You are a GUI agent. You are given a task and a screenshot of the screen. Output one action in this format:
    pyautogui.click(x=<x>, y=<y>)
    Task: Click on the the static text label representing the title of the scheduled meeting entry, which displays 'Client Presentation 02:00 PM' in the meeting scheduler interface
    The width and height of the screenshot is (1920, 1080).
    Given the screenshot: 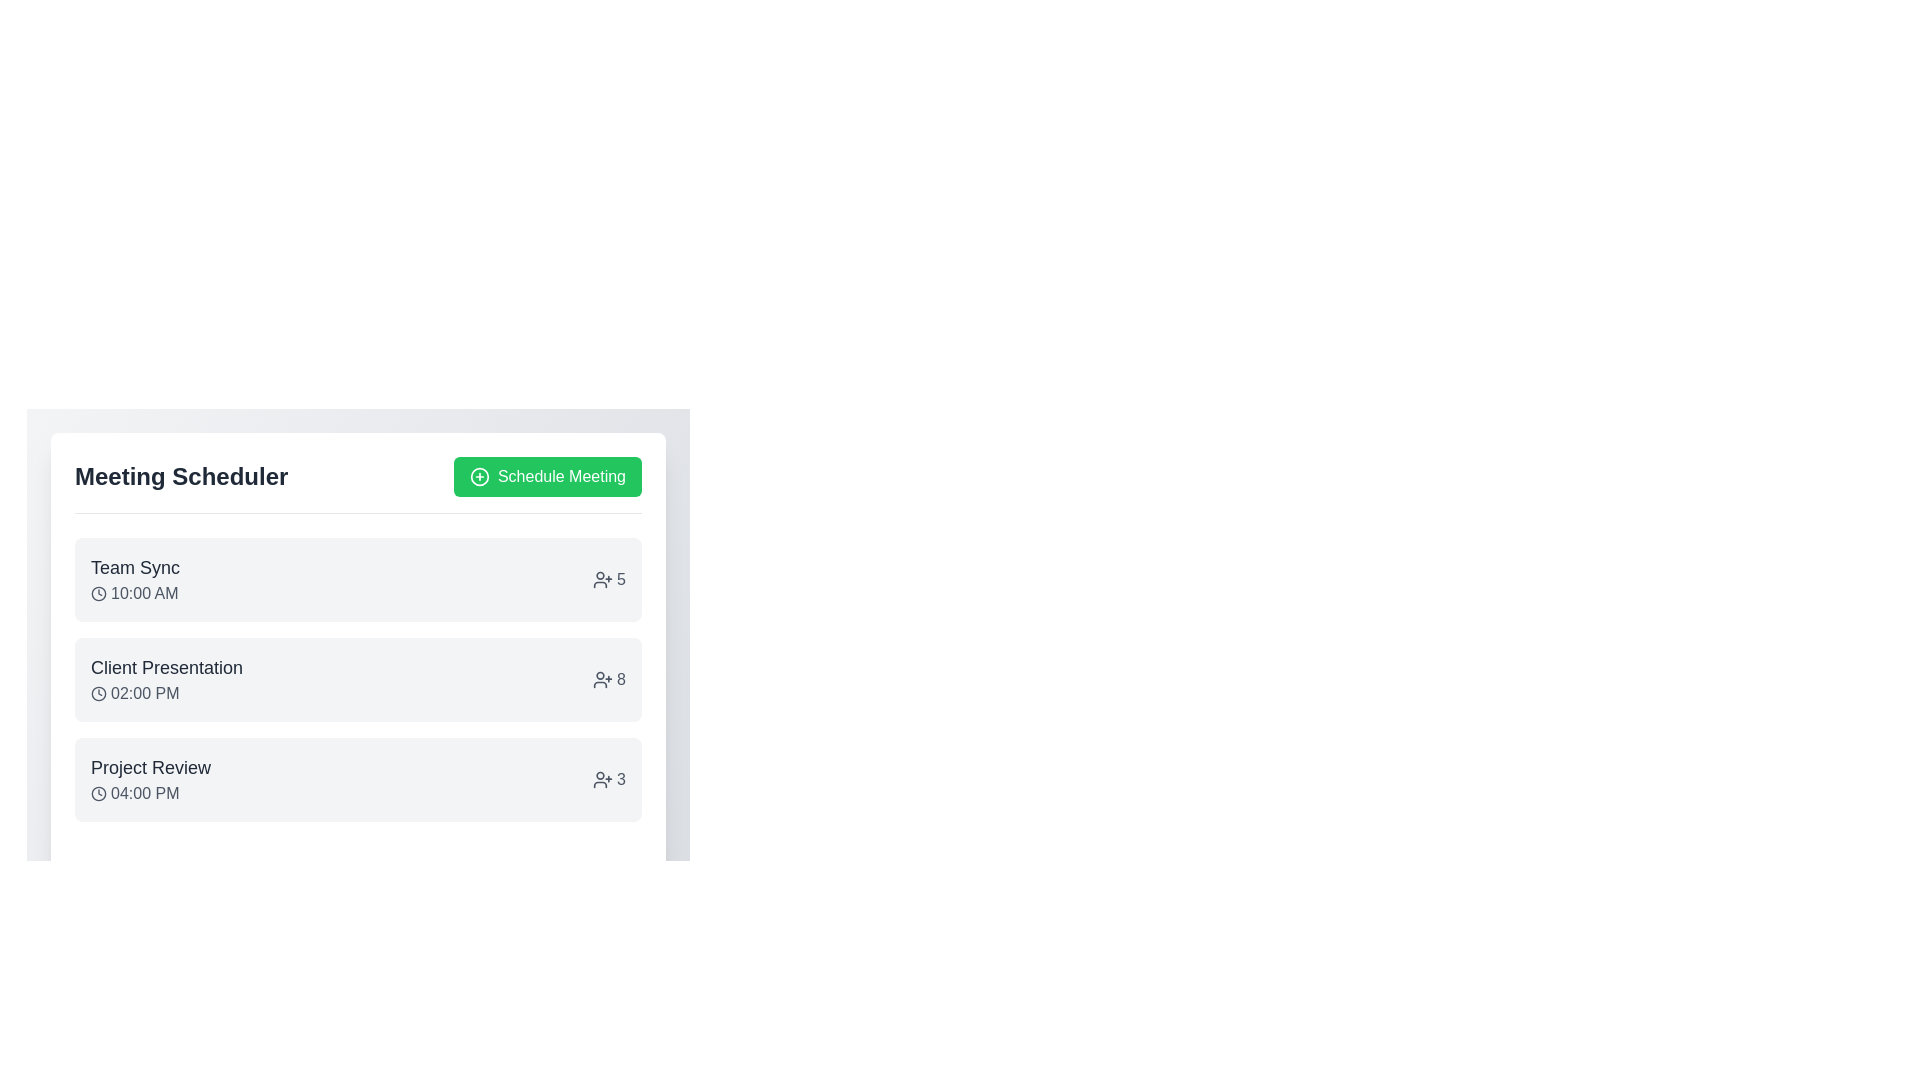 What is the action you would take?
    pyautogui.click(x=167, y=667)
    